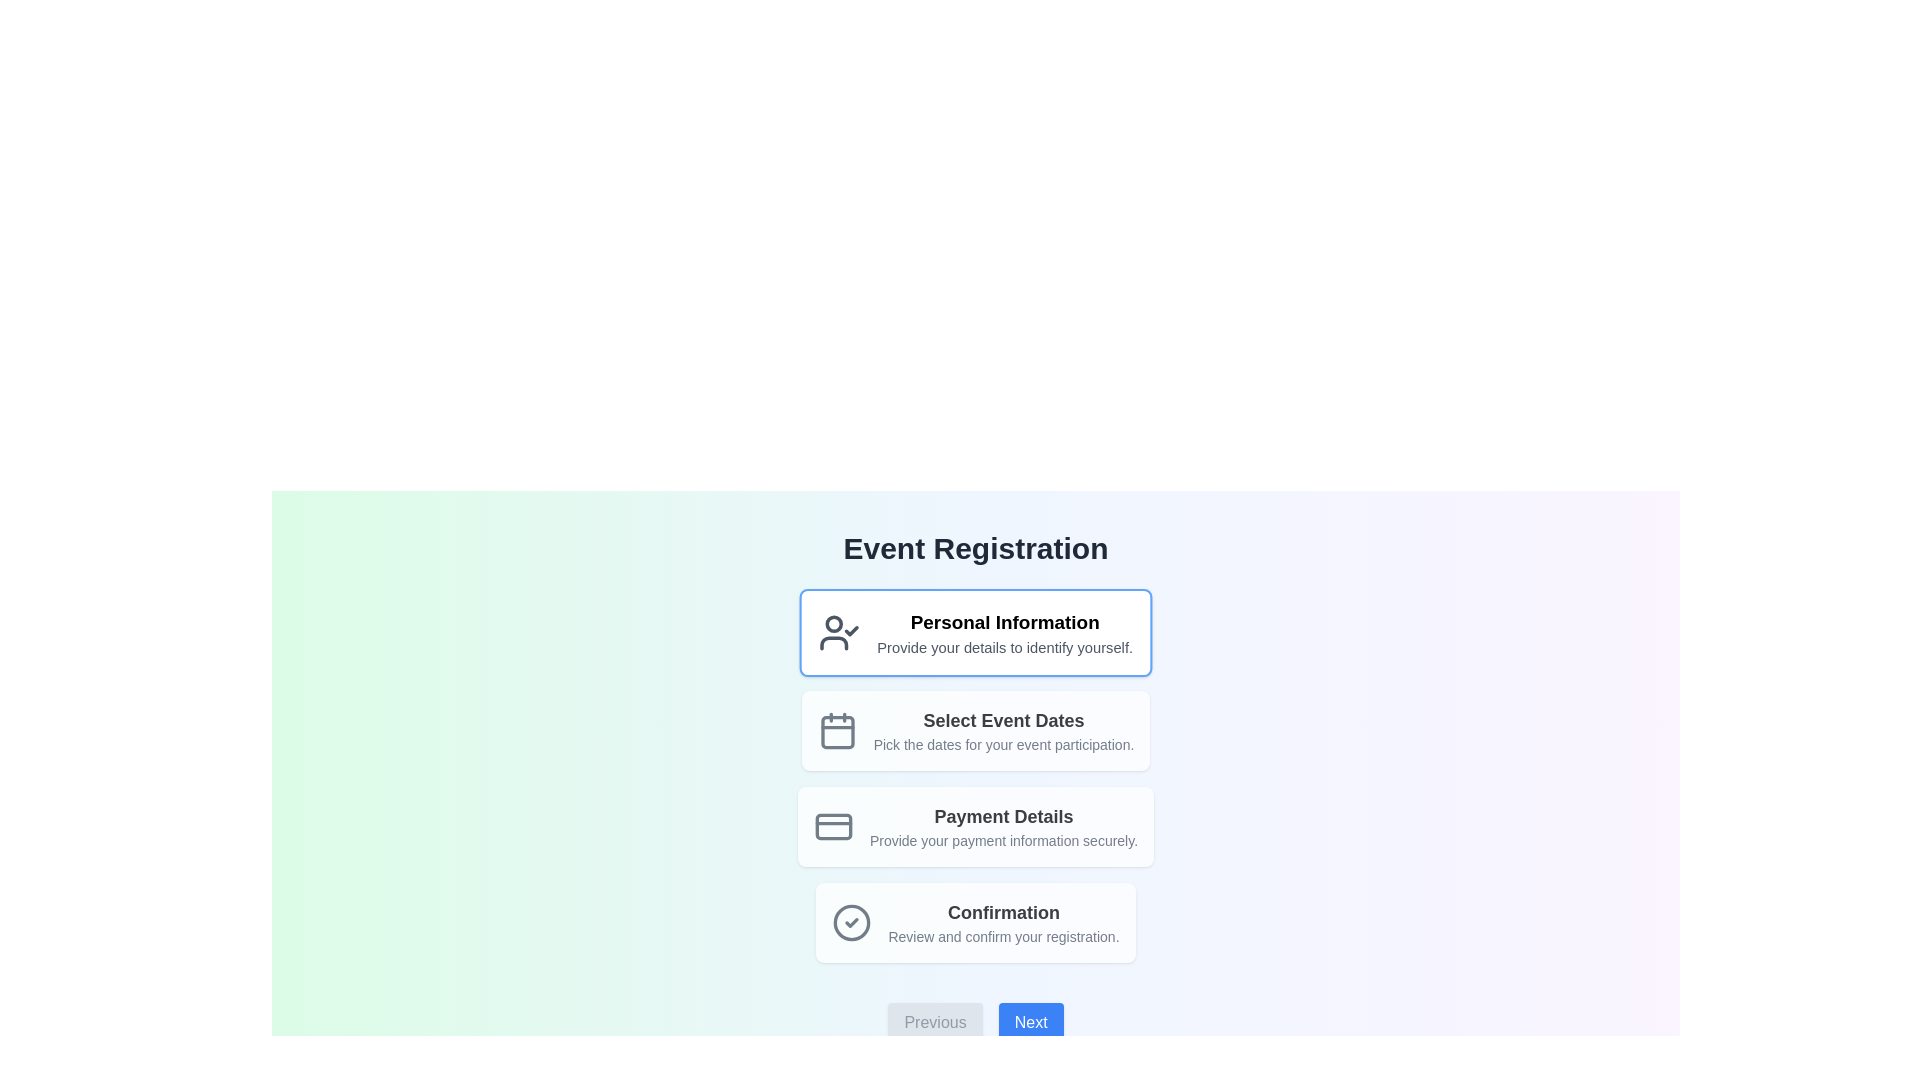  I want to click on the Text Label that serves as a section title for the form, positioned centrally above the descriptive text 'Provide your details to identify yourself.', so click(1005, 621).